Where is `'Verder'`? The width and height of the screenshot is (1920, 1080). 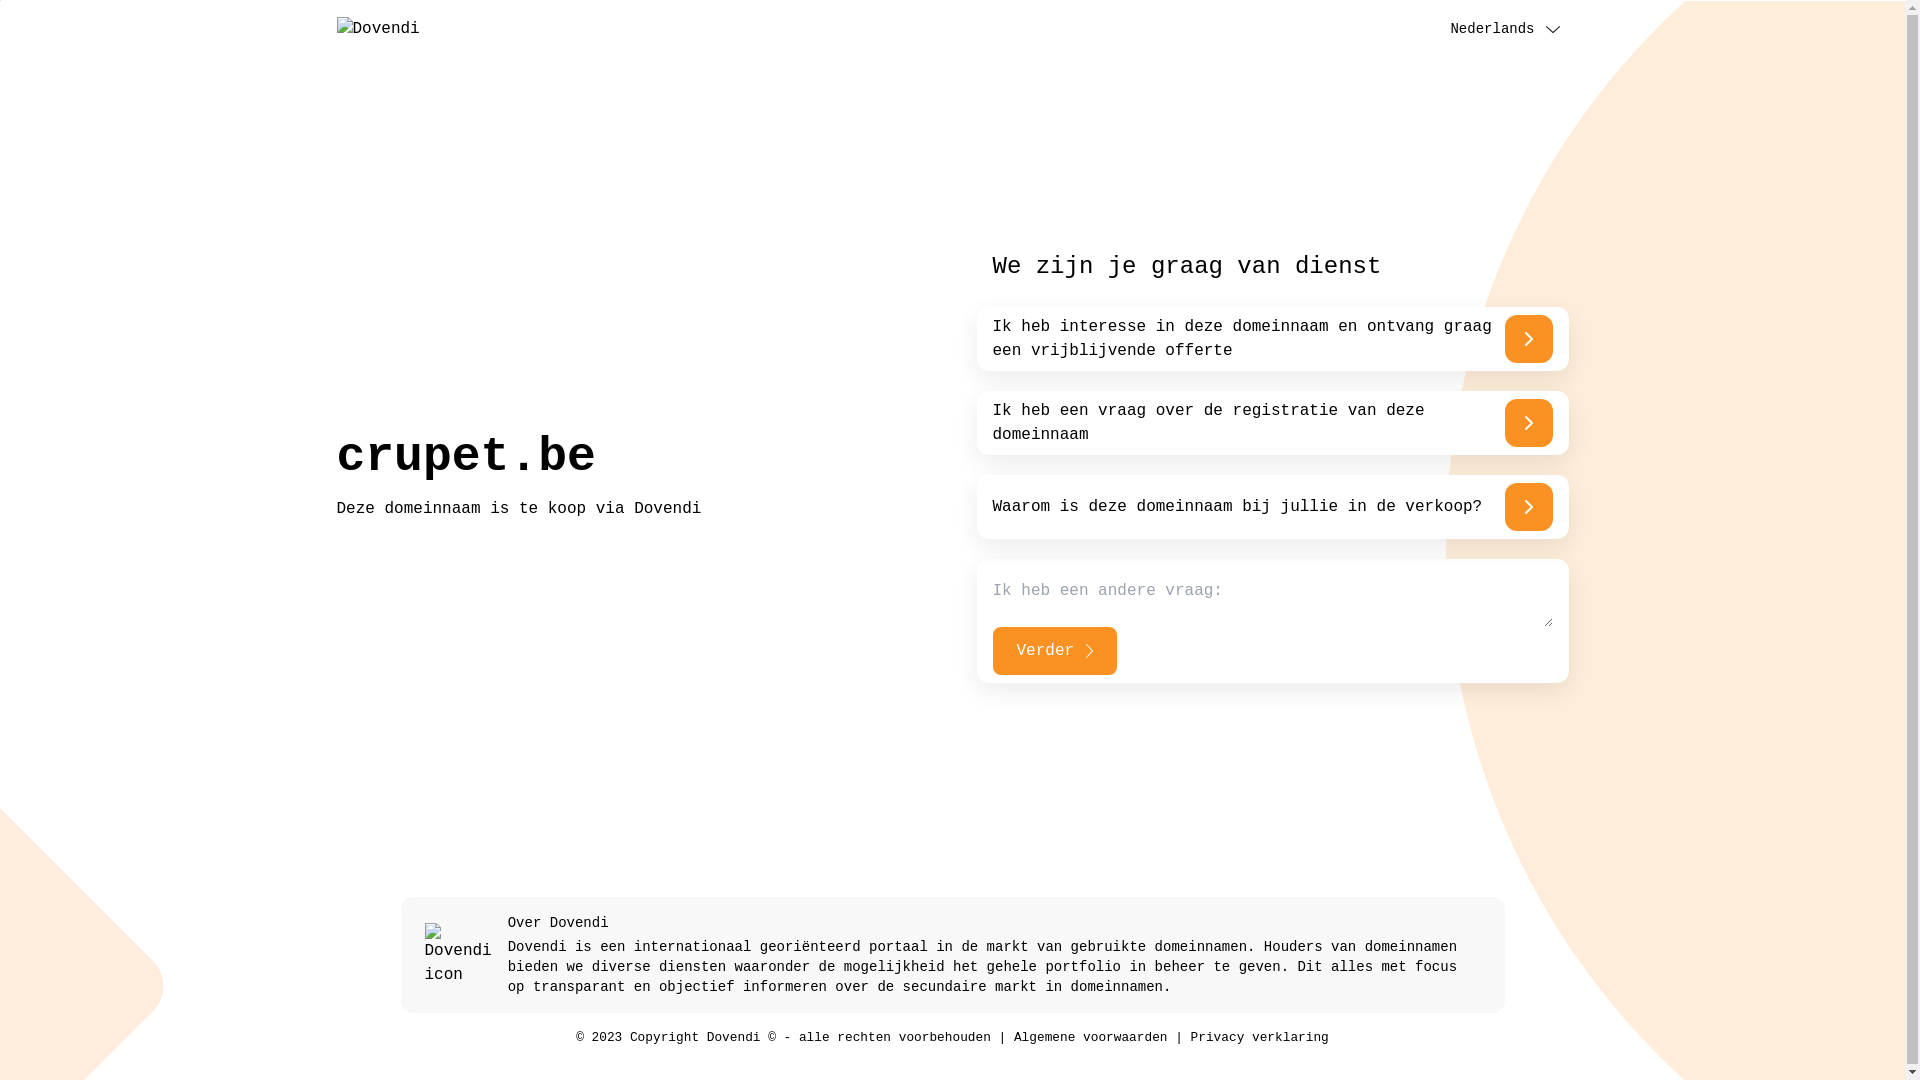 'Verder' is located at coordinates (1053, 651).